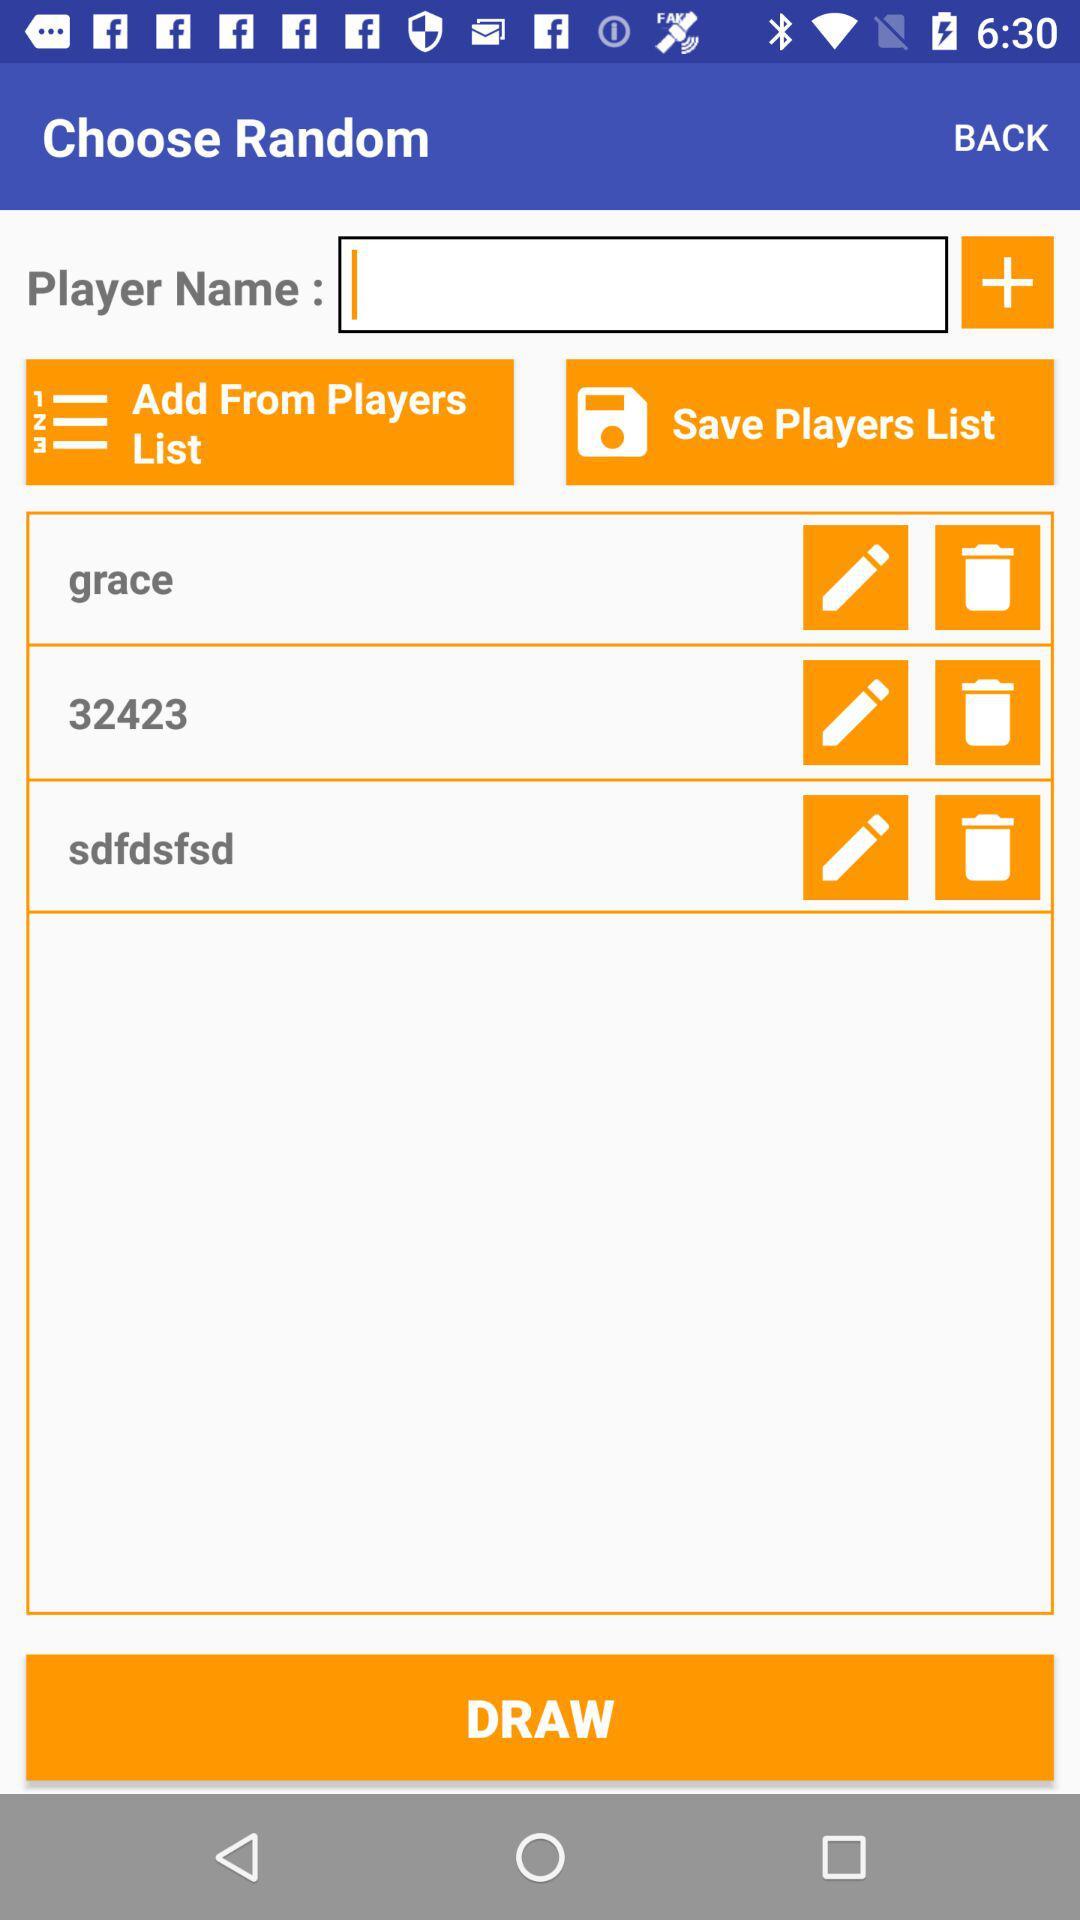  What do you see at coordinates (427, 576) in the screenshot?
I see `item below add from players` at bounding box center [427, 576].